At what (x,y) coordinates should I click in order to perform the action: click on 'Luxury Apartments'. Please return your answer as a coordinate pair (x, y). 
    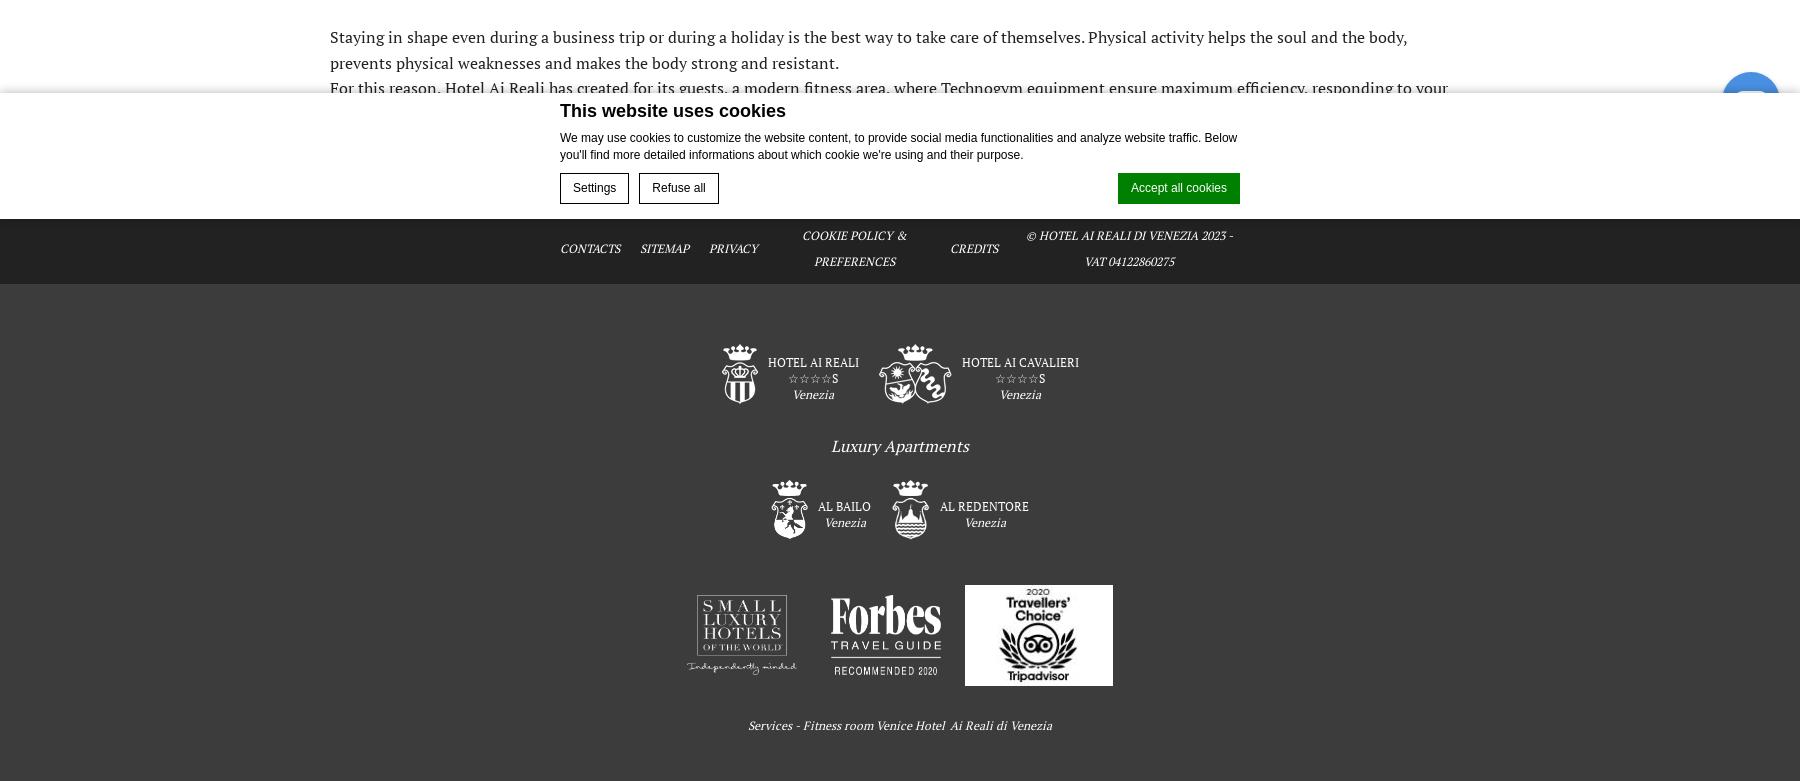
    Looking at the image, I should click on (898, 444).